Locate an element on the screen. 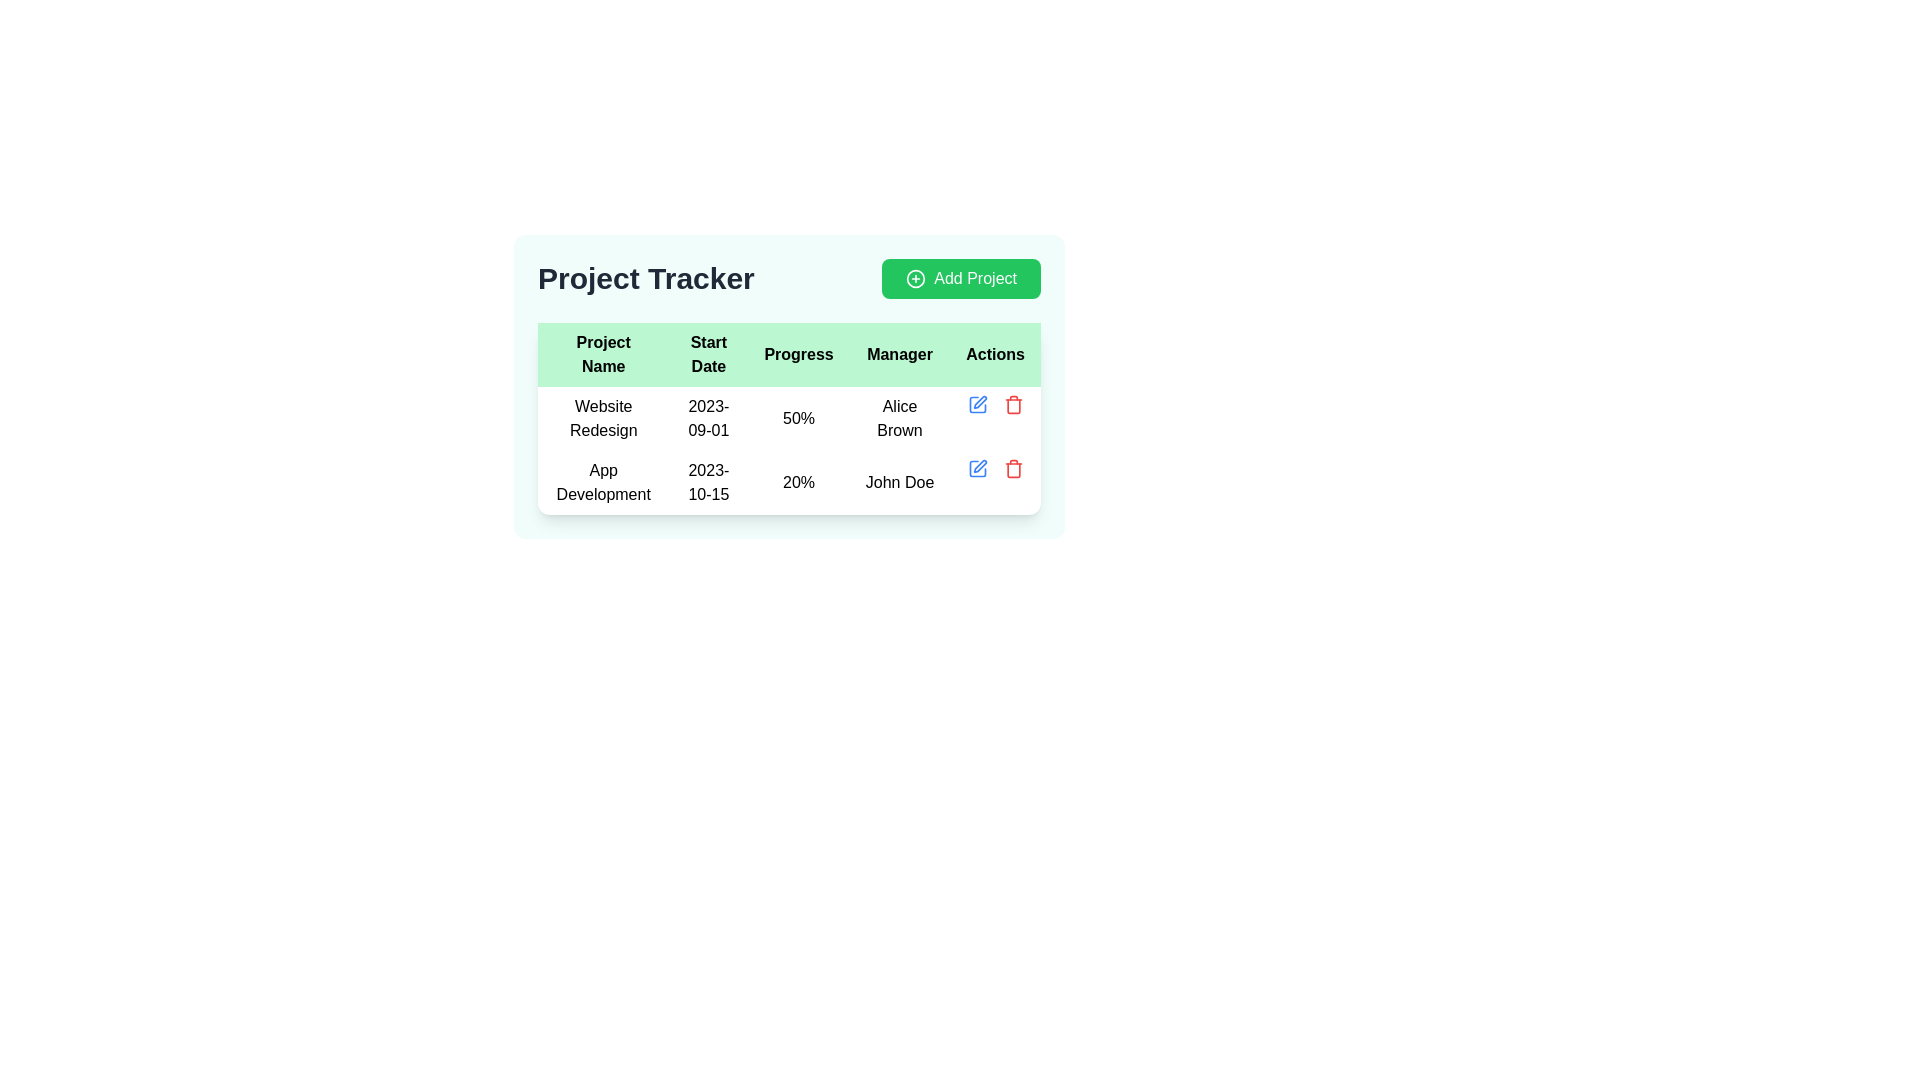  the text display element that identifies the manager assigned to a specific project in the project tracker interface, located in the fourth column of the first row, under the 'Manager' header, adjacent to the '50%' cell is located at coordinates (899, 418).